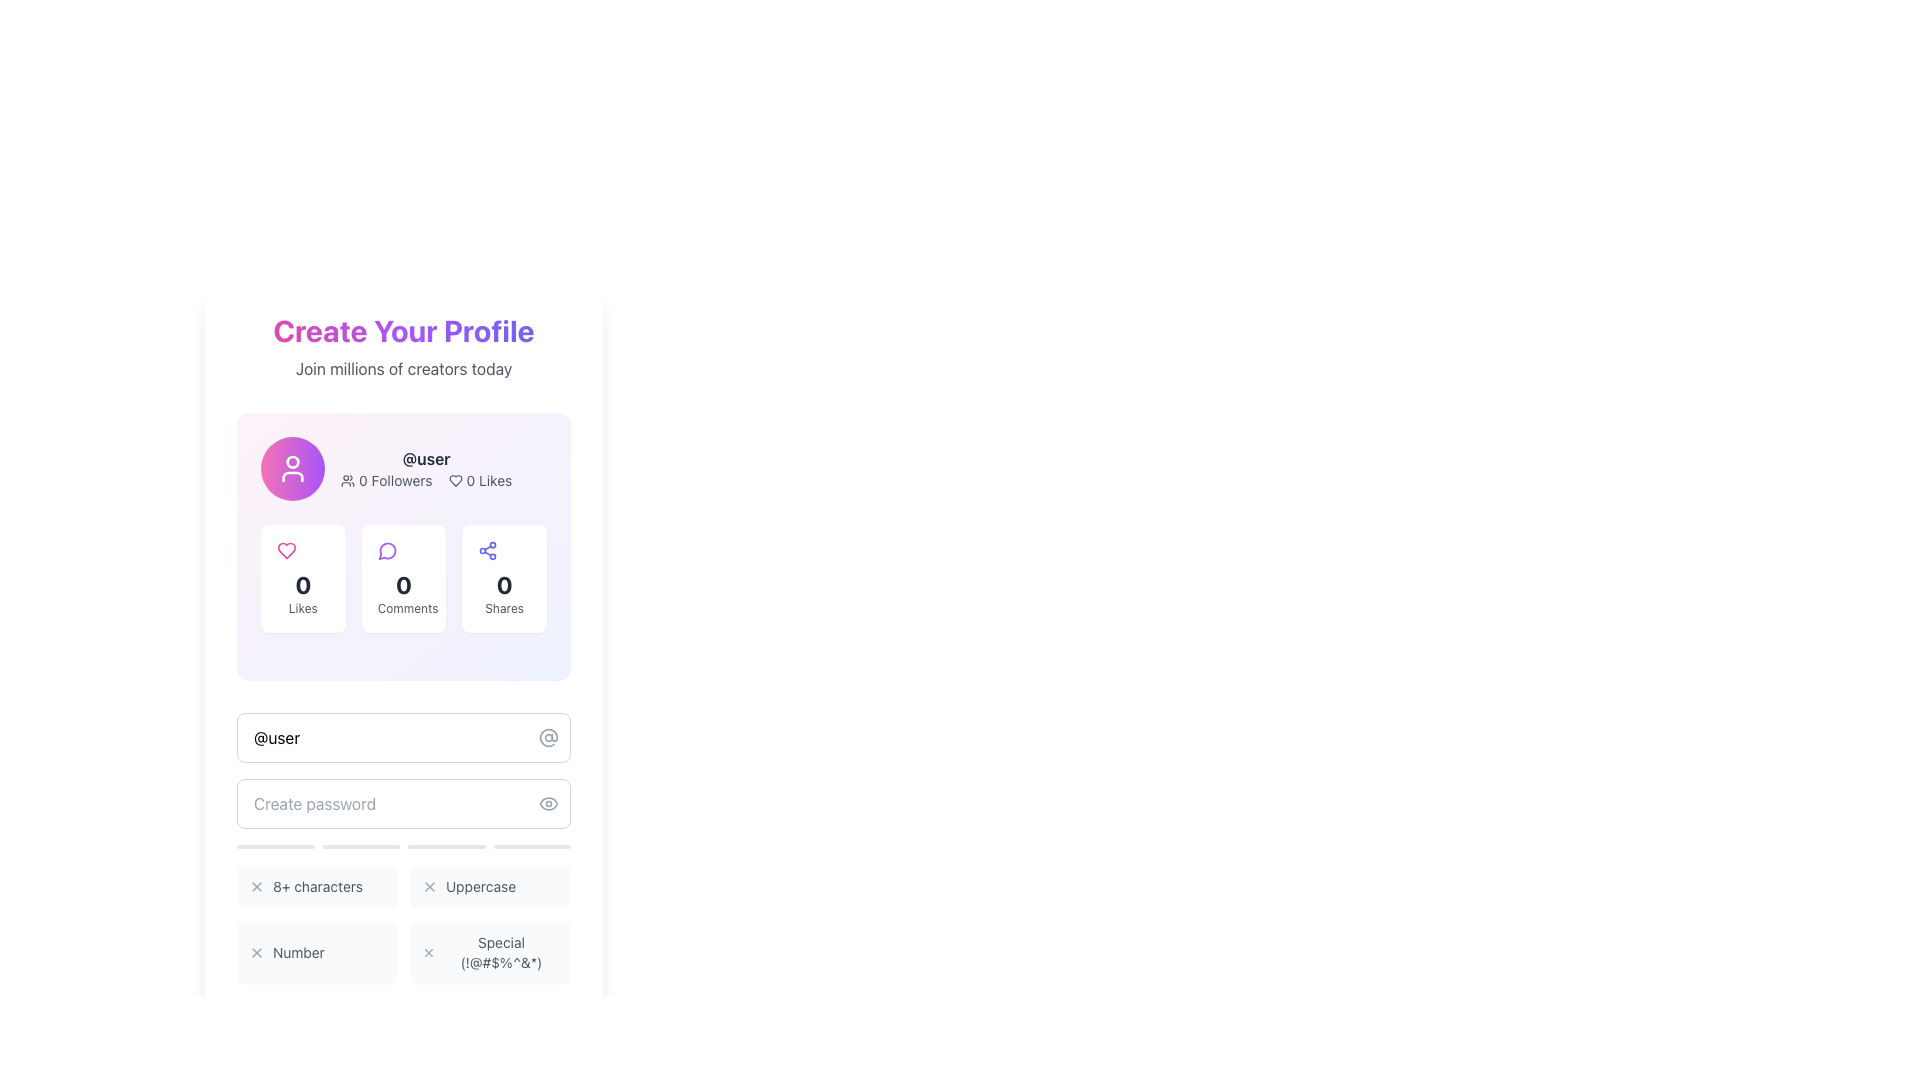  I want to click on the disabled button labeled 'Secure Your Account' located at the bottom of the 'Create Your Profile' section, which is currently inactive and muted in color, so click(402, 1044).